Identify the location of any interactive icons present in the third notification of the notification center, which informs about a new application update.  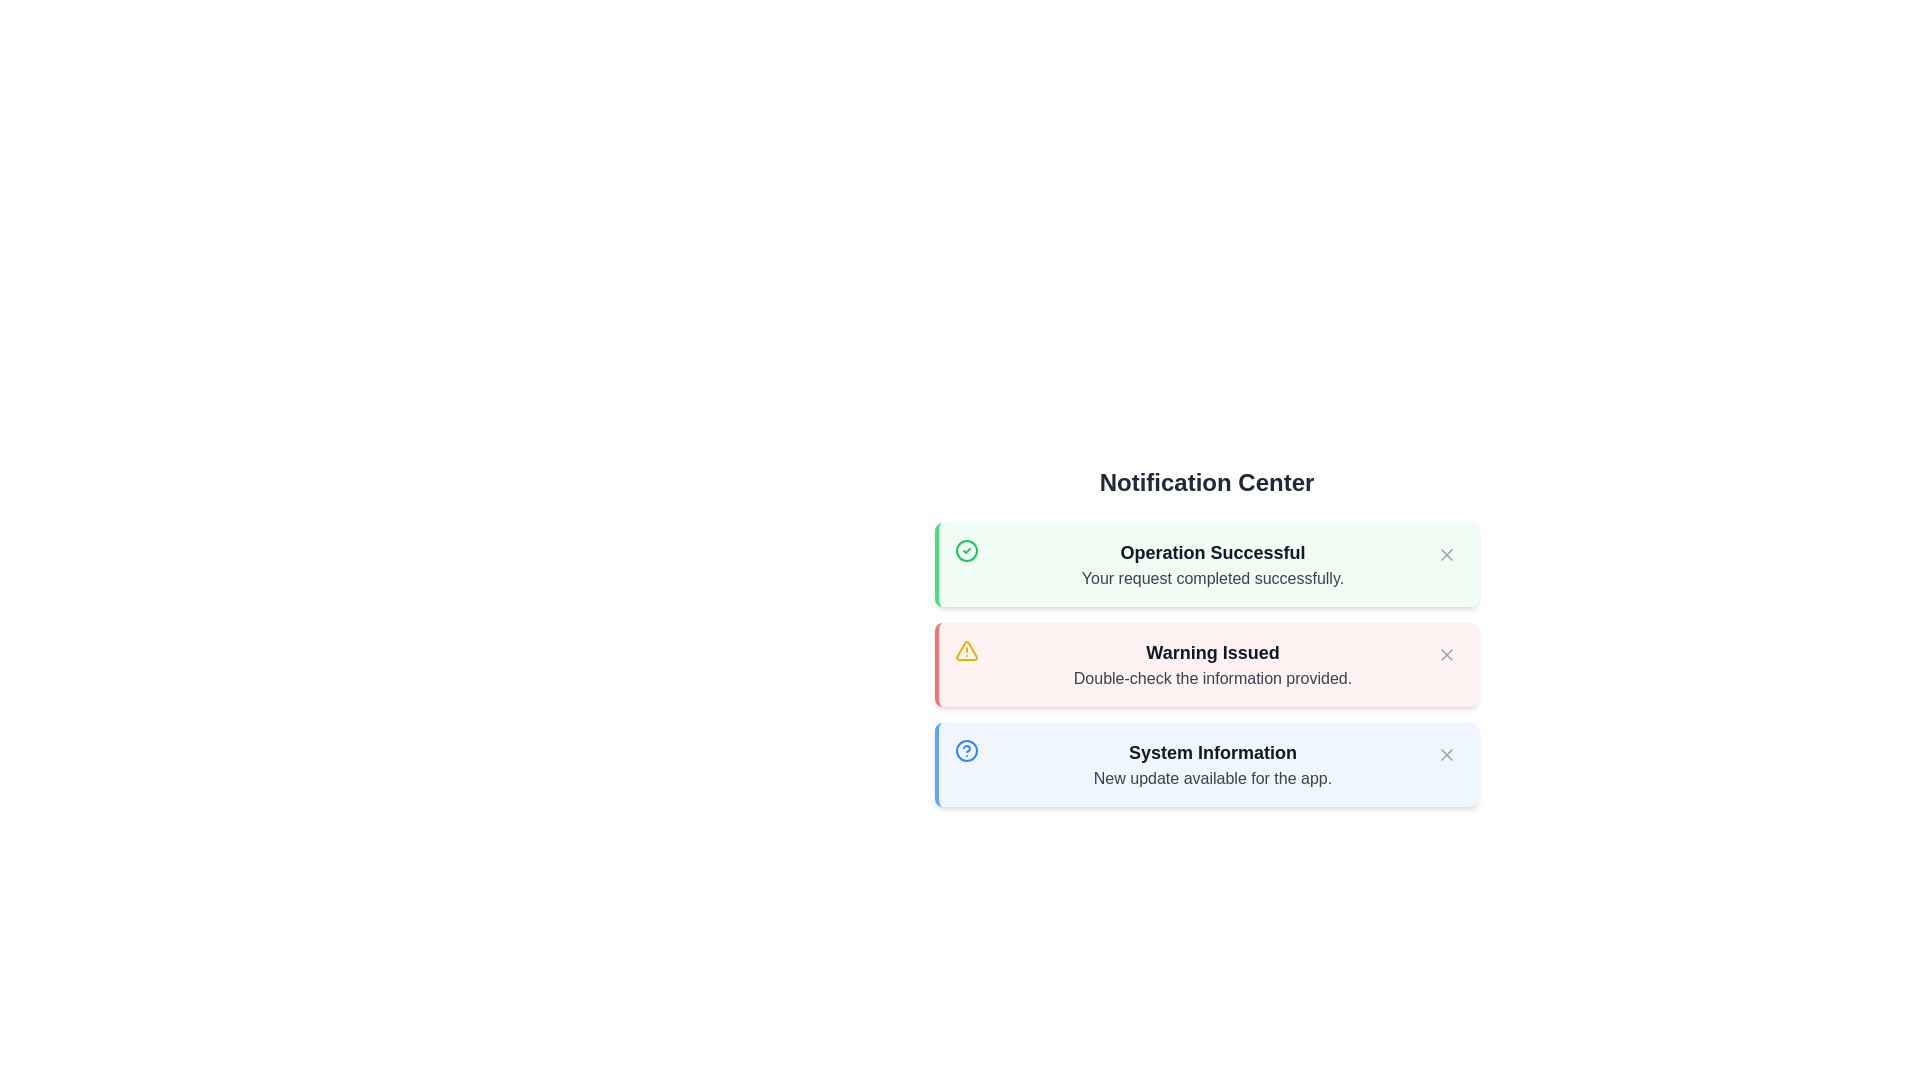
(1205, 764).